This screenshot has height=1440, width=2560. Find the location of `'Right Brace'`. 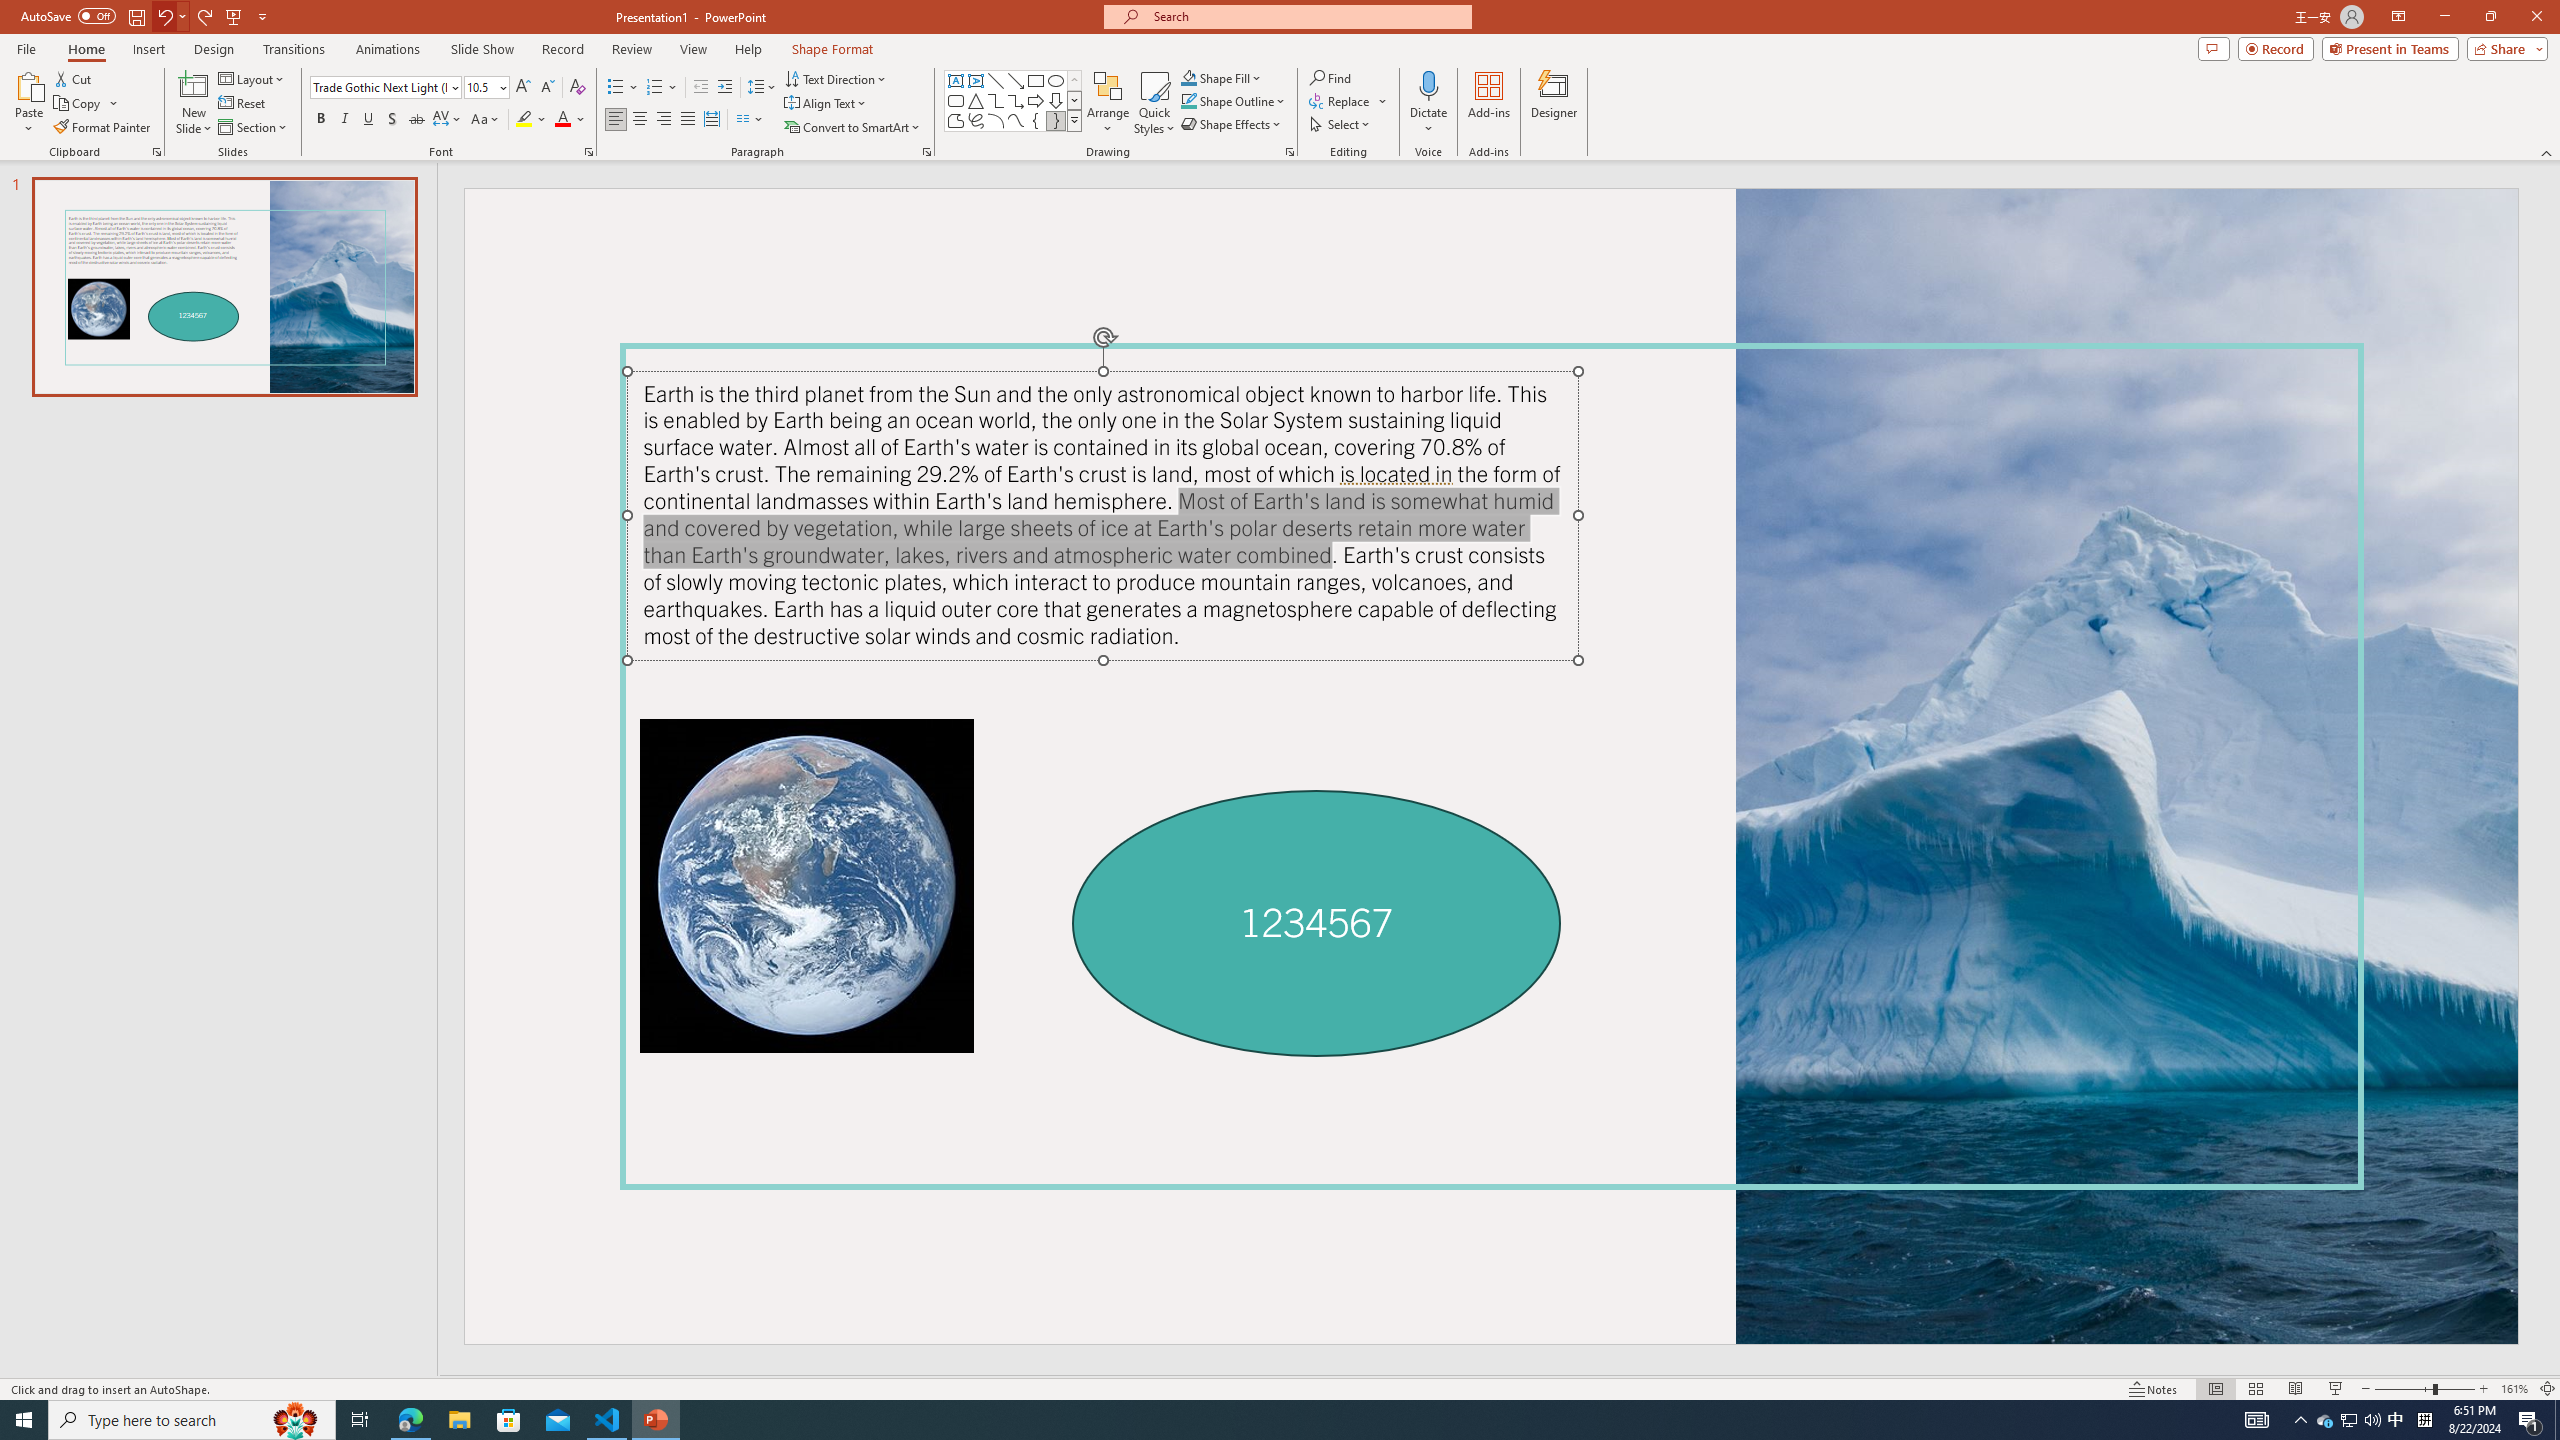

'Right Brace' is located at coordinates (1055, 119).